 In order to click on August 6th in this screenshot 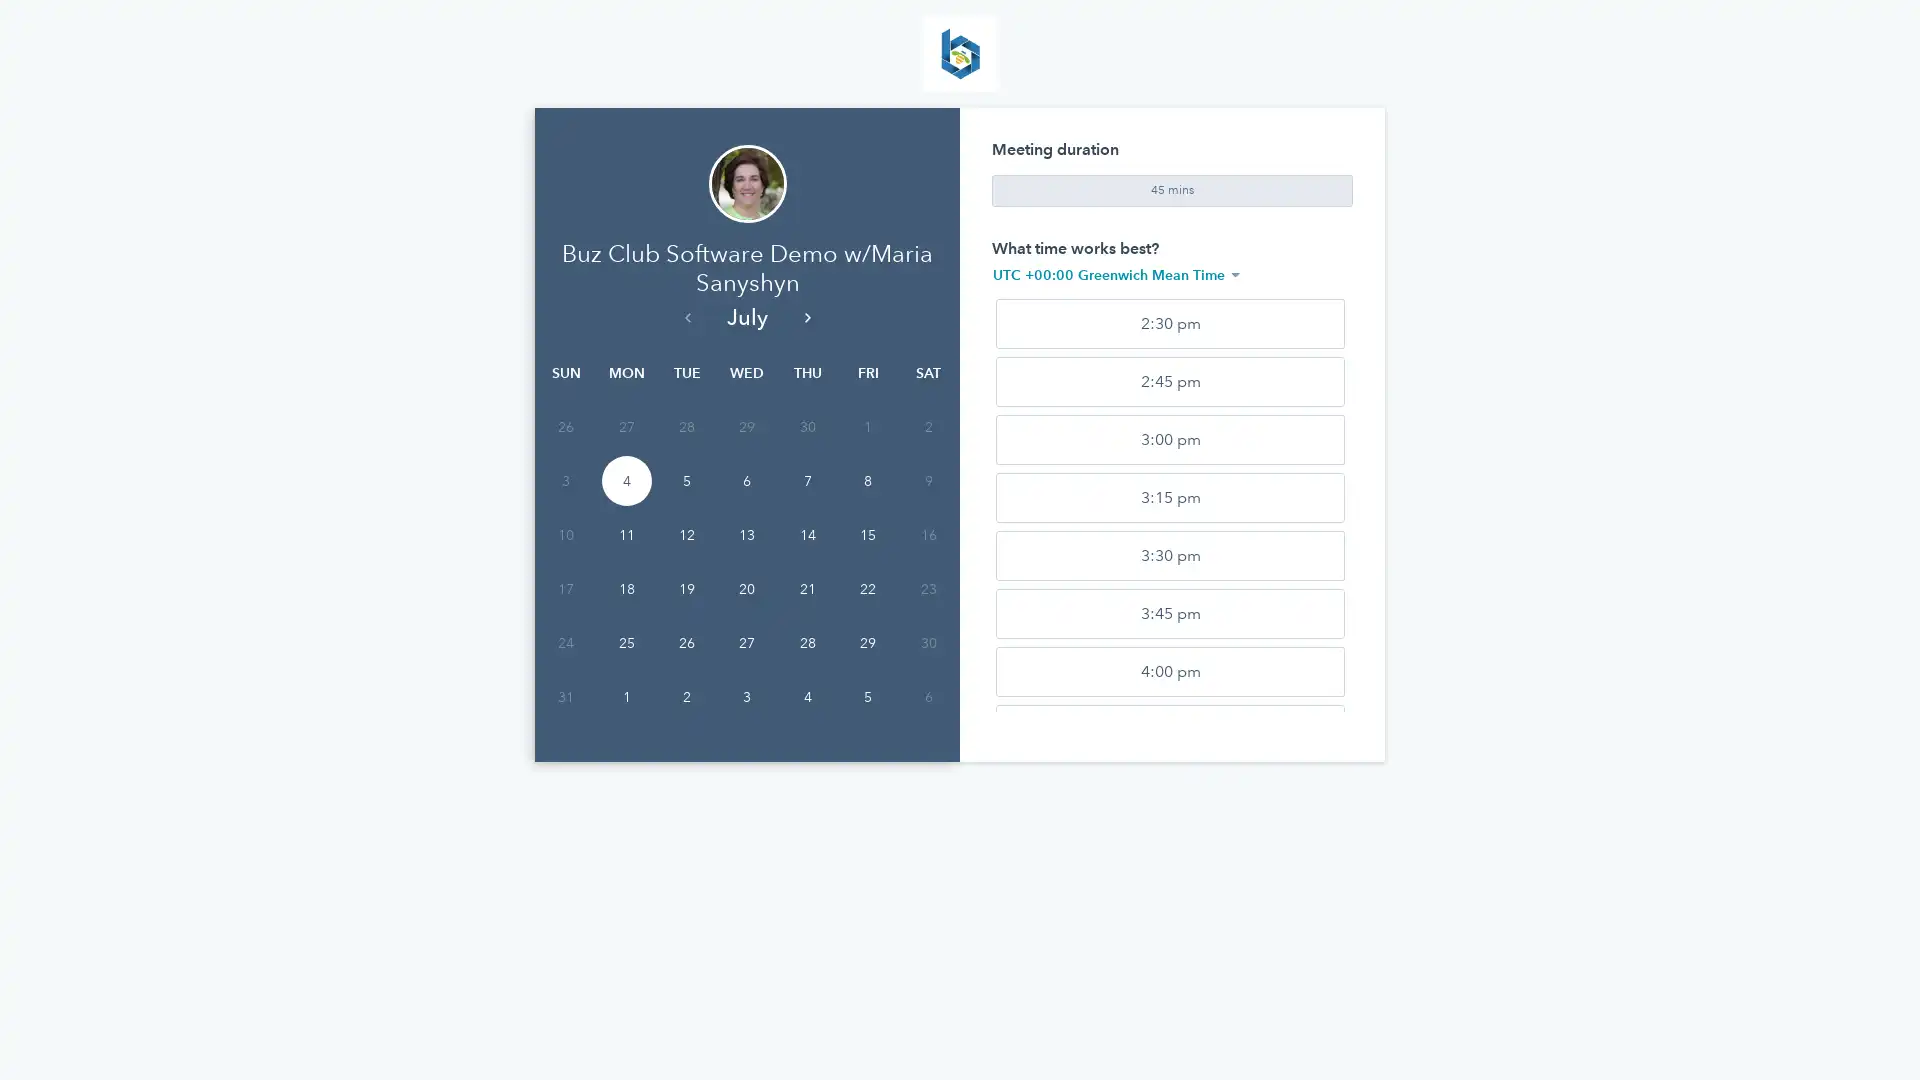, I will do `click(926, 696)`.